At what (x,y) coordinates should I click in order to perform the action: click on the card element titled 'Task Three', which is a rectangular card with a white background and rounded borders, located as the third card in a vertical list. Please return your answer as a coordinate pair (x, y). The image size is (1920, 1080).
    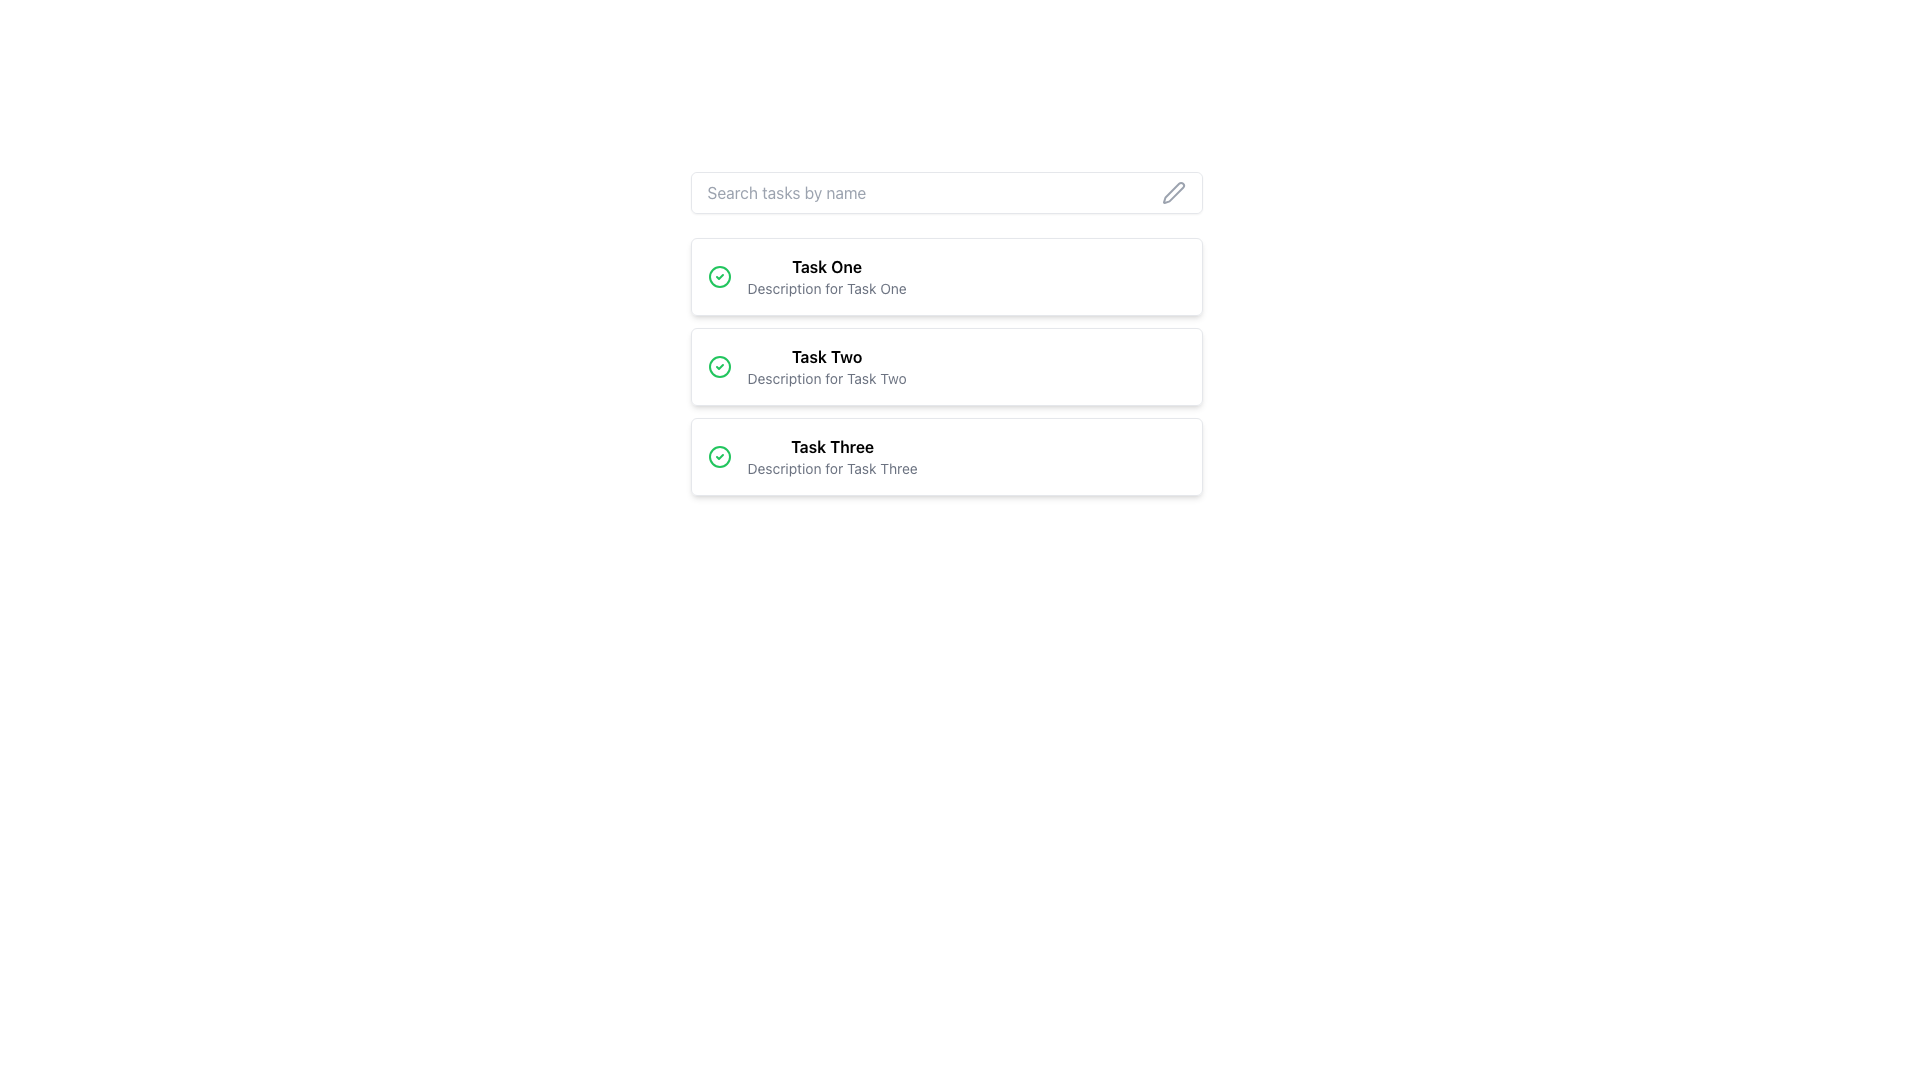
    Looking at the image, I should click on (945, 456).